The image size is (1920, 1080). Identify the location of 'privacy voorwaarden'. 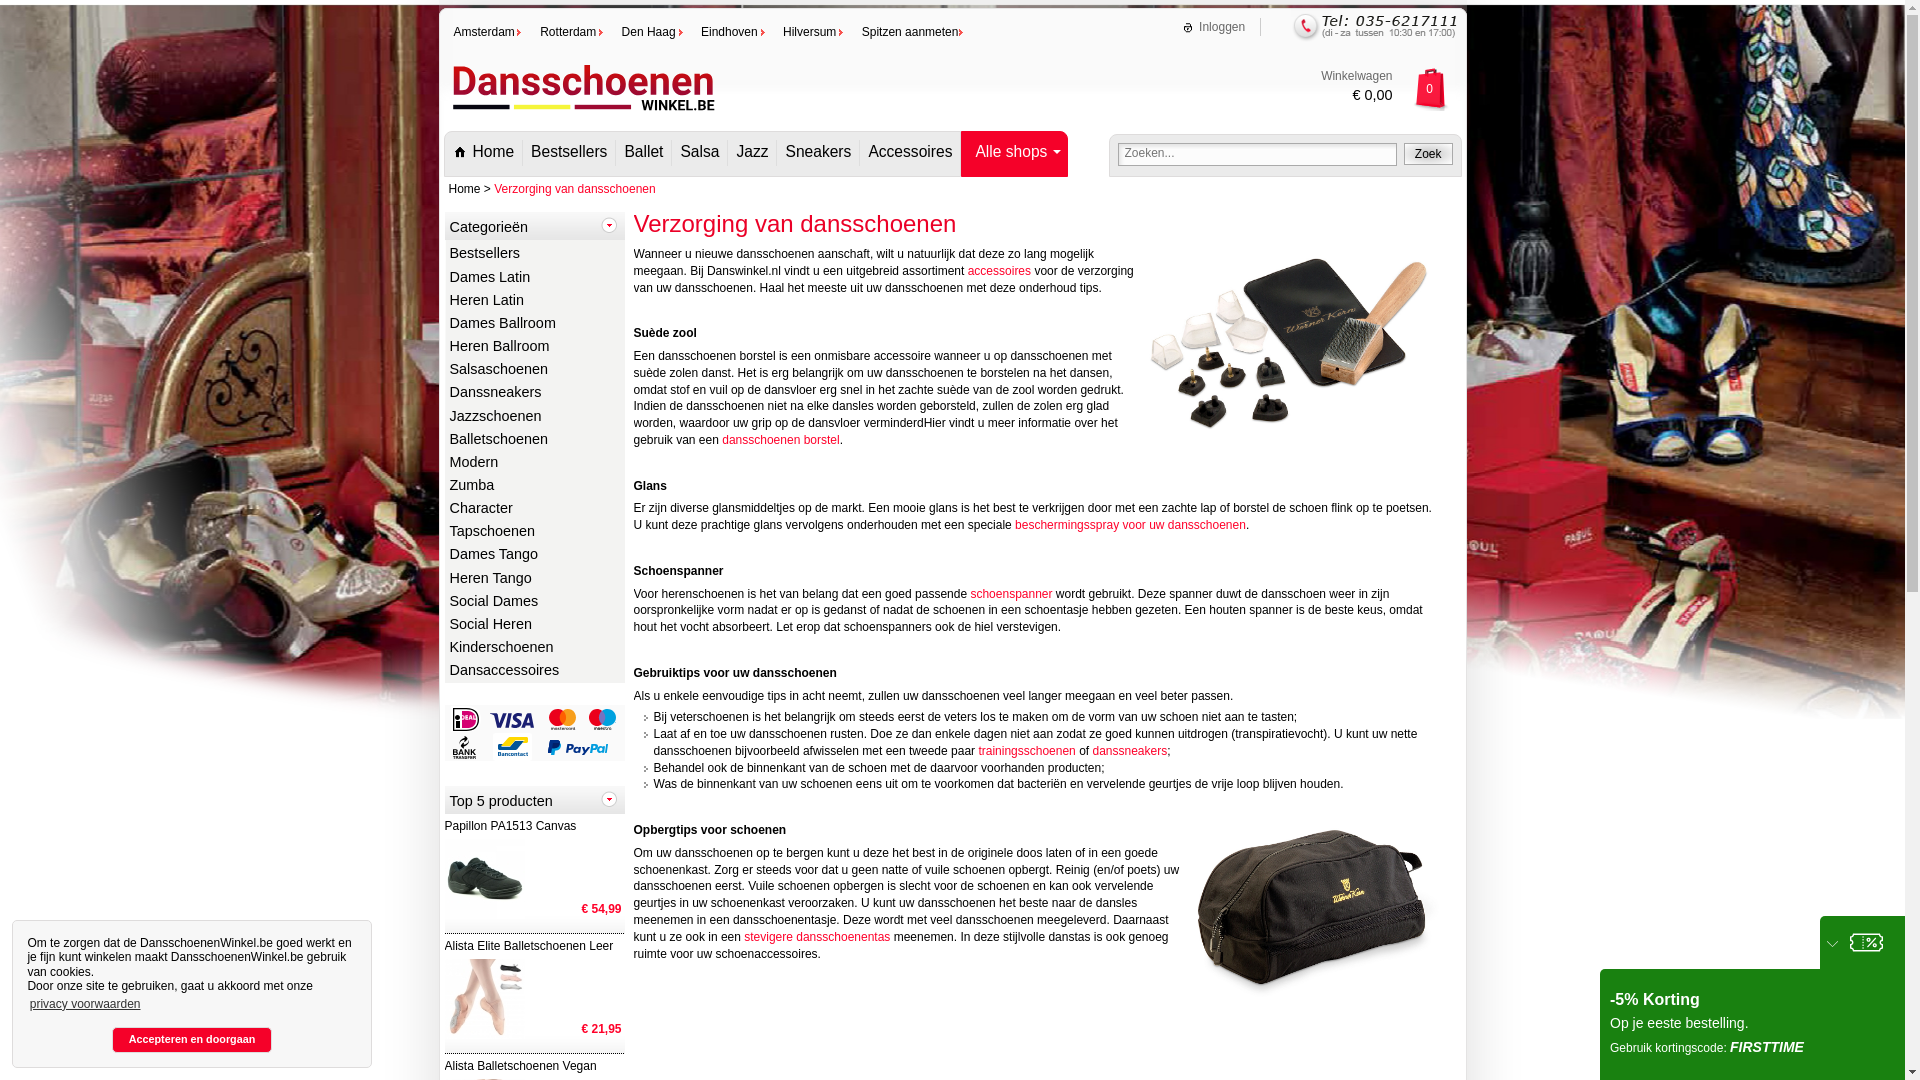
(84, 1003).